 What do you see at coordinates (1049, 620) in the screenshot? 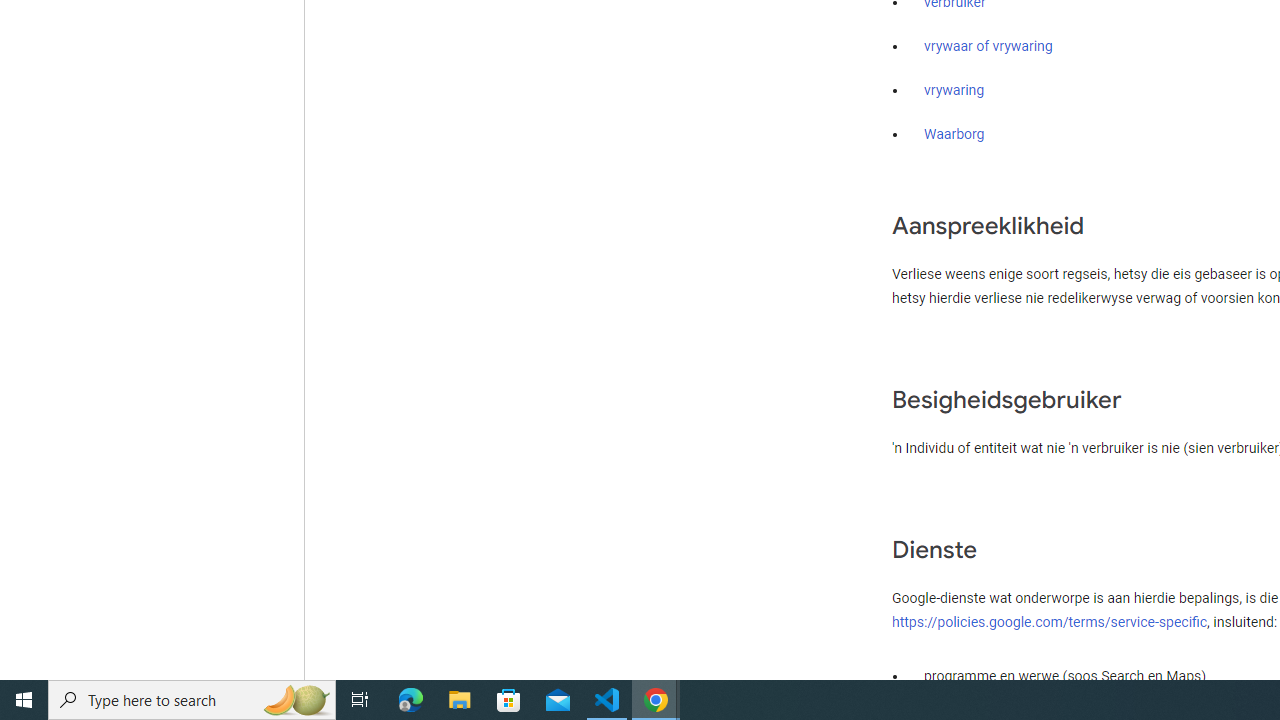
I see `'https://policies.google.com/terms/service-specific'` at bounding box center [1049, 620].